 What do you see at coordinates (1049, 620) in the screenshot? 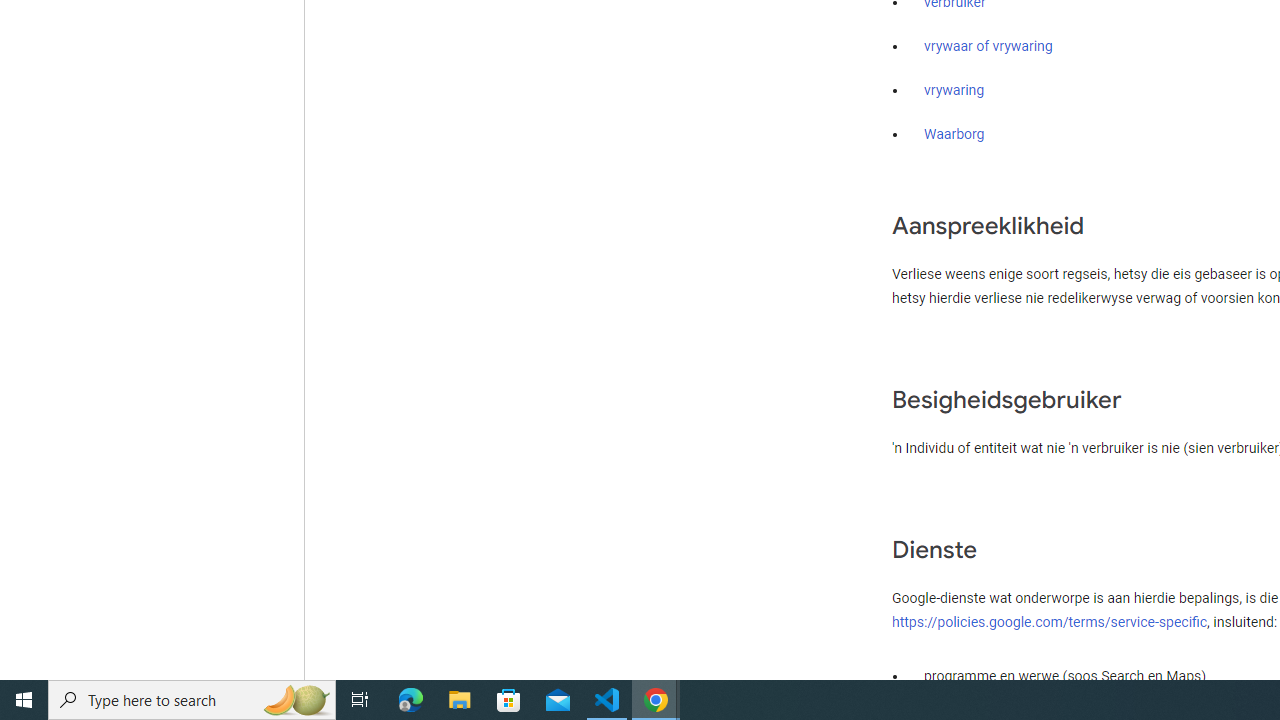
I see `'https://policies.google.com/terms/service-specific'` at bounding box center [1049, 620].